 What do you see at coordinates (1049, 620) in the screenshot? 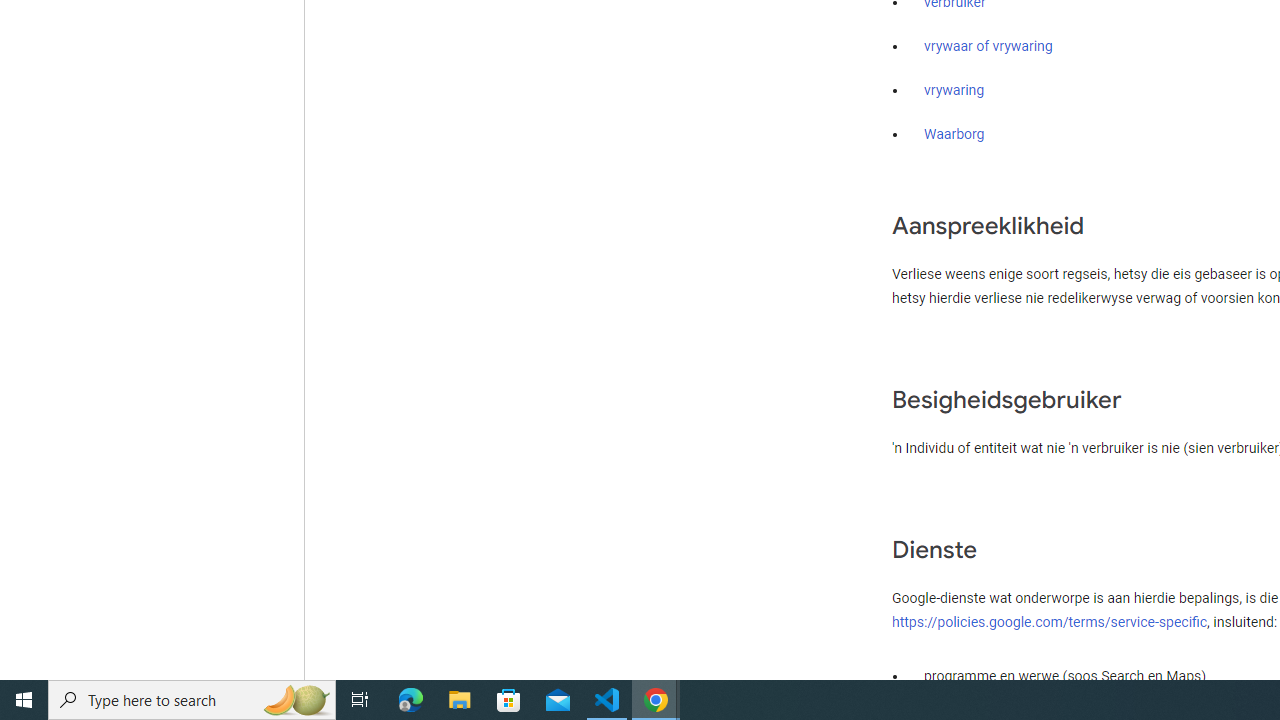
I see `'https://policies.google.com/terms/service-specific'` at bounding box center [1049, 620].